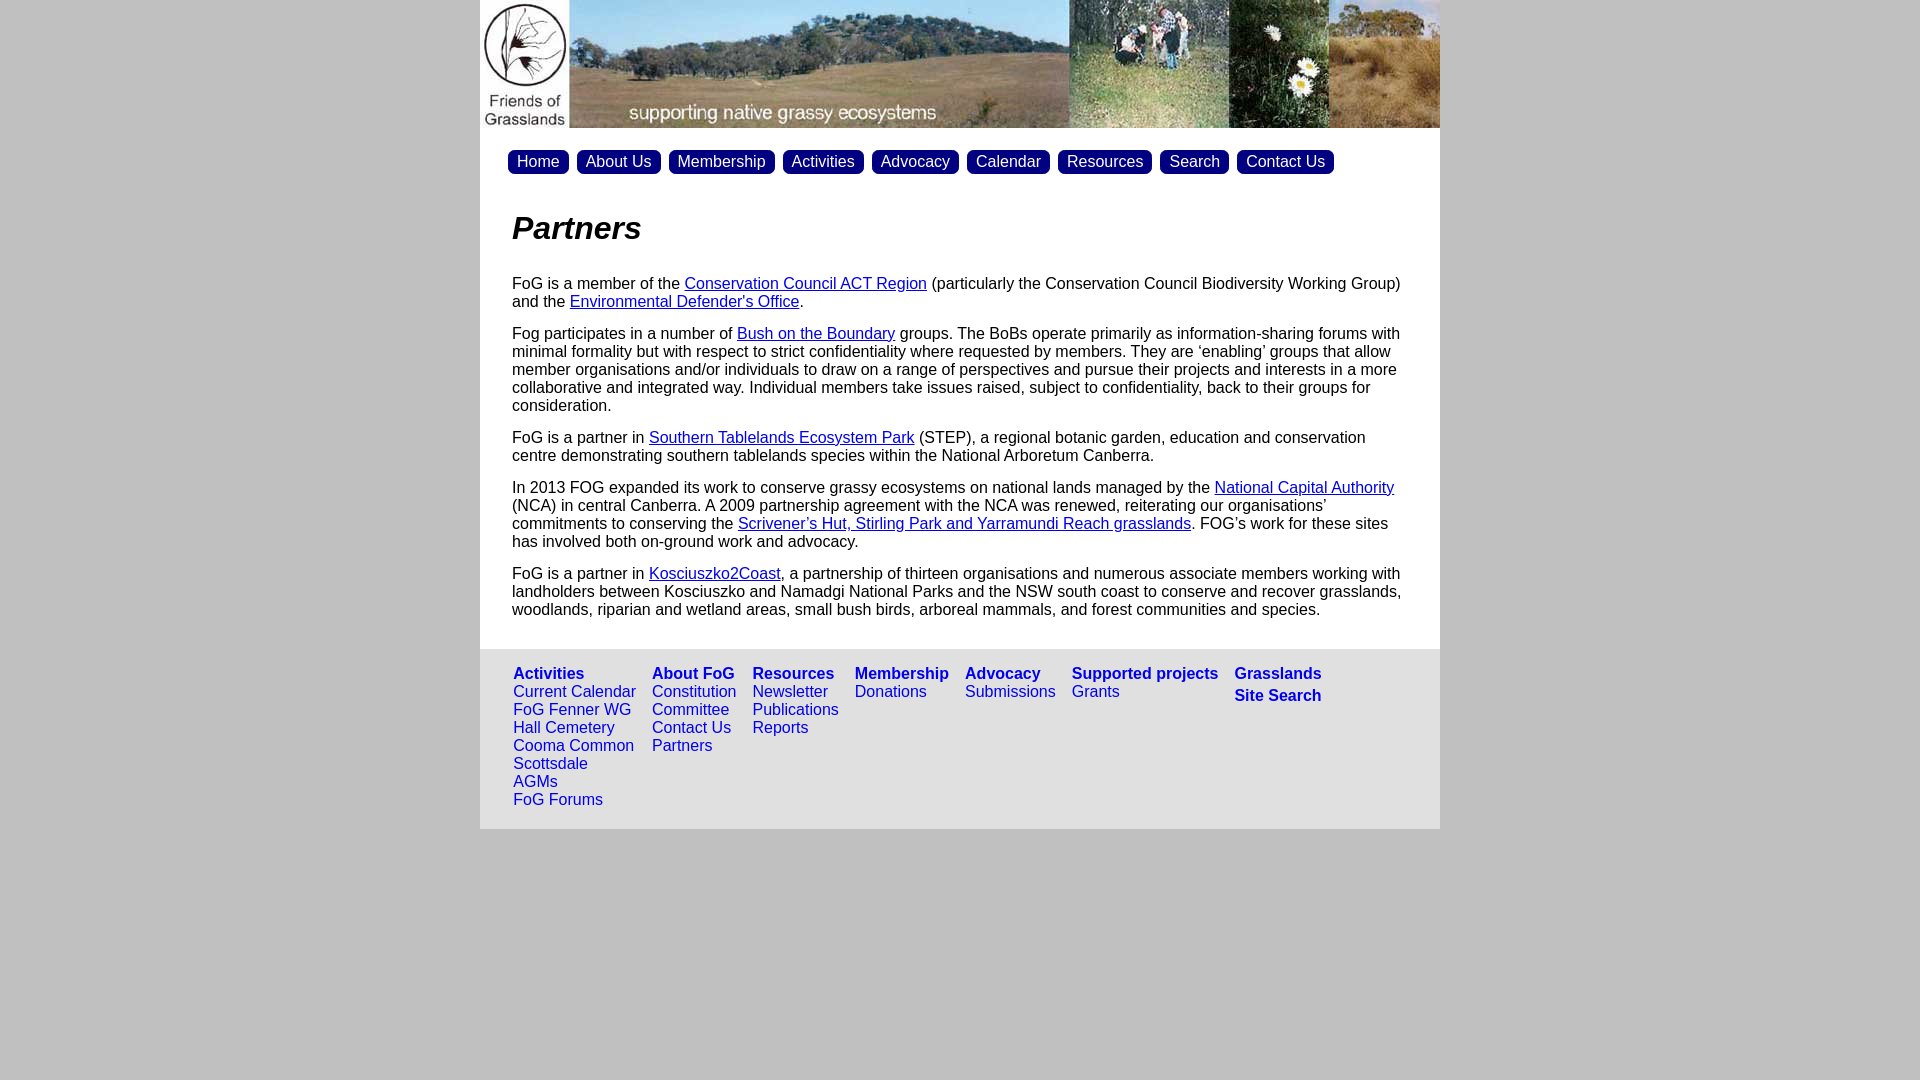  Describe the element at coordinates (513, 708) in the screenshot. I see `'FoG Fenner WG'` at that location.